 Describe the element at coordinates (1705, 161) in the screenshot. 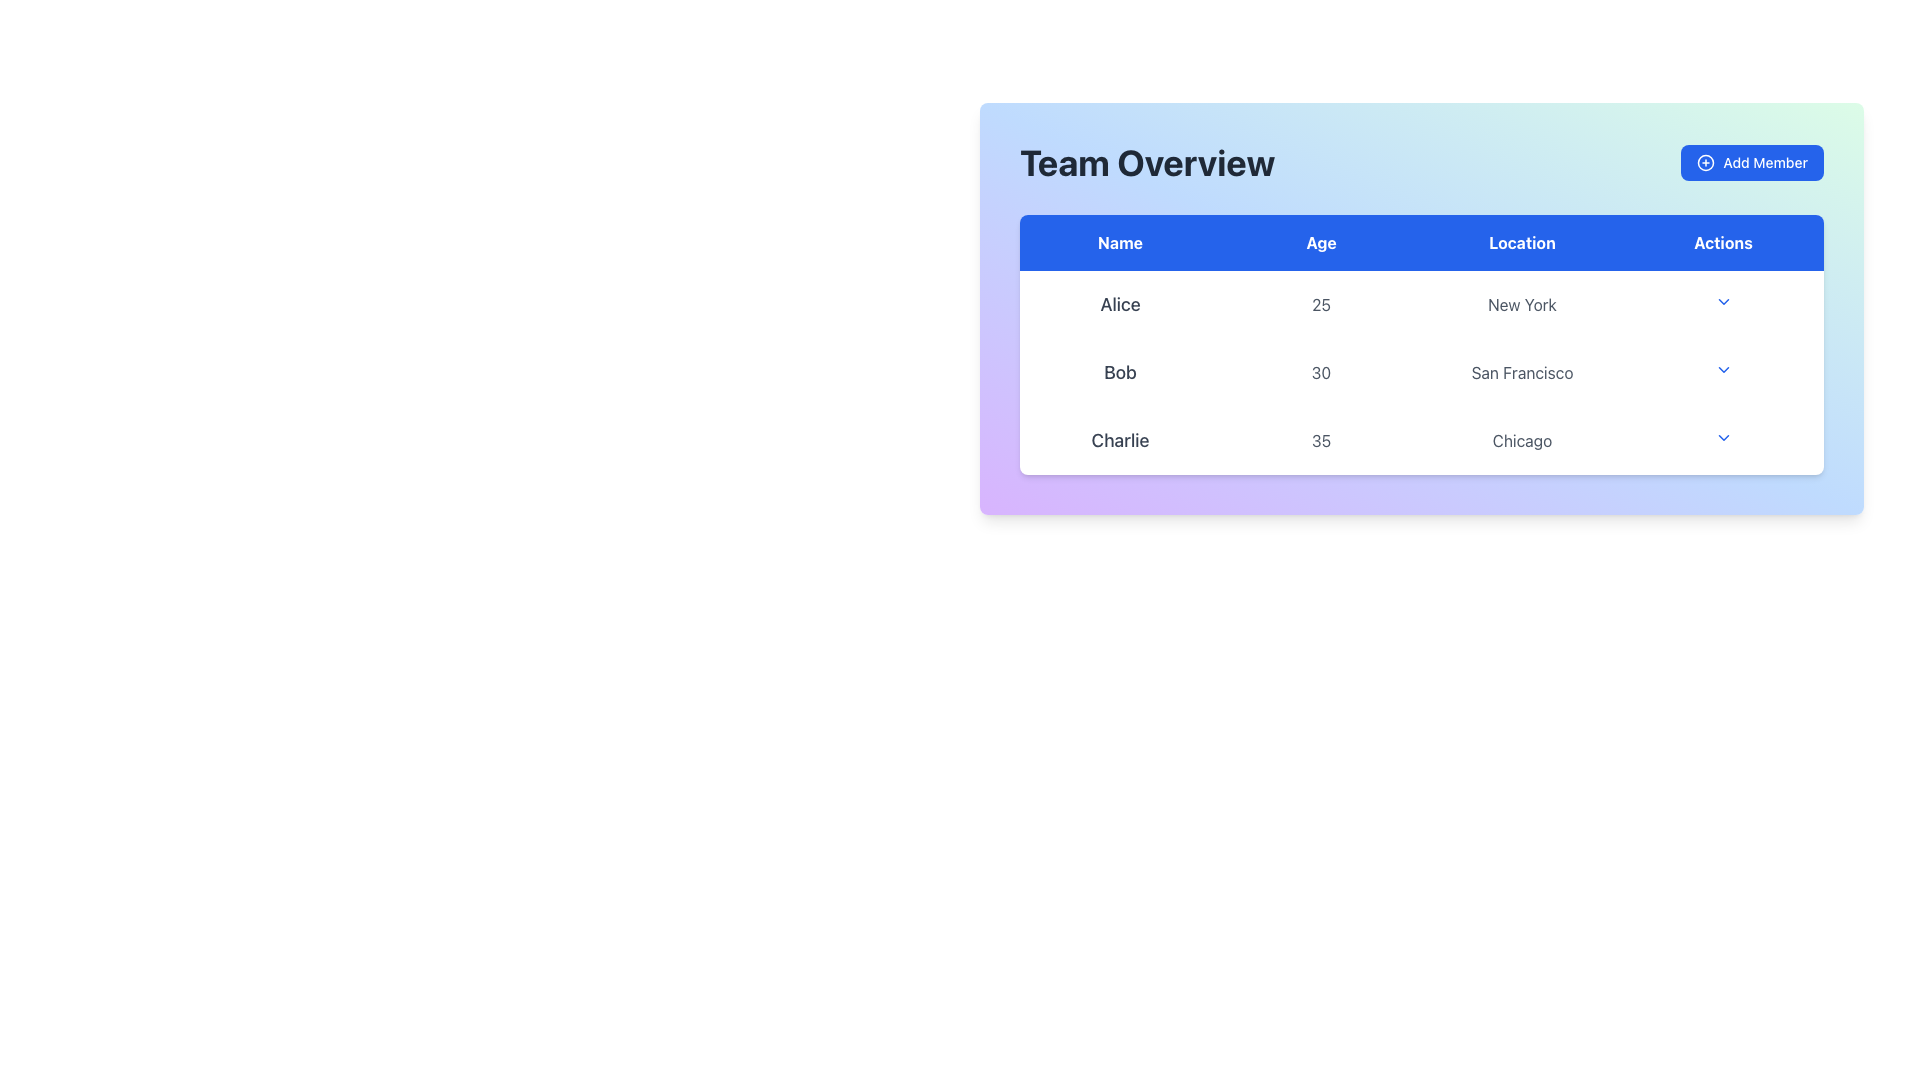

I see `the 'Add' icon component within the button located in the top-right corner of the interface, which allows the user to add a new member` at that location.